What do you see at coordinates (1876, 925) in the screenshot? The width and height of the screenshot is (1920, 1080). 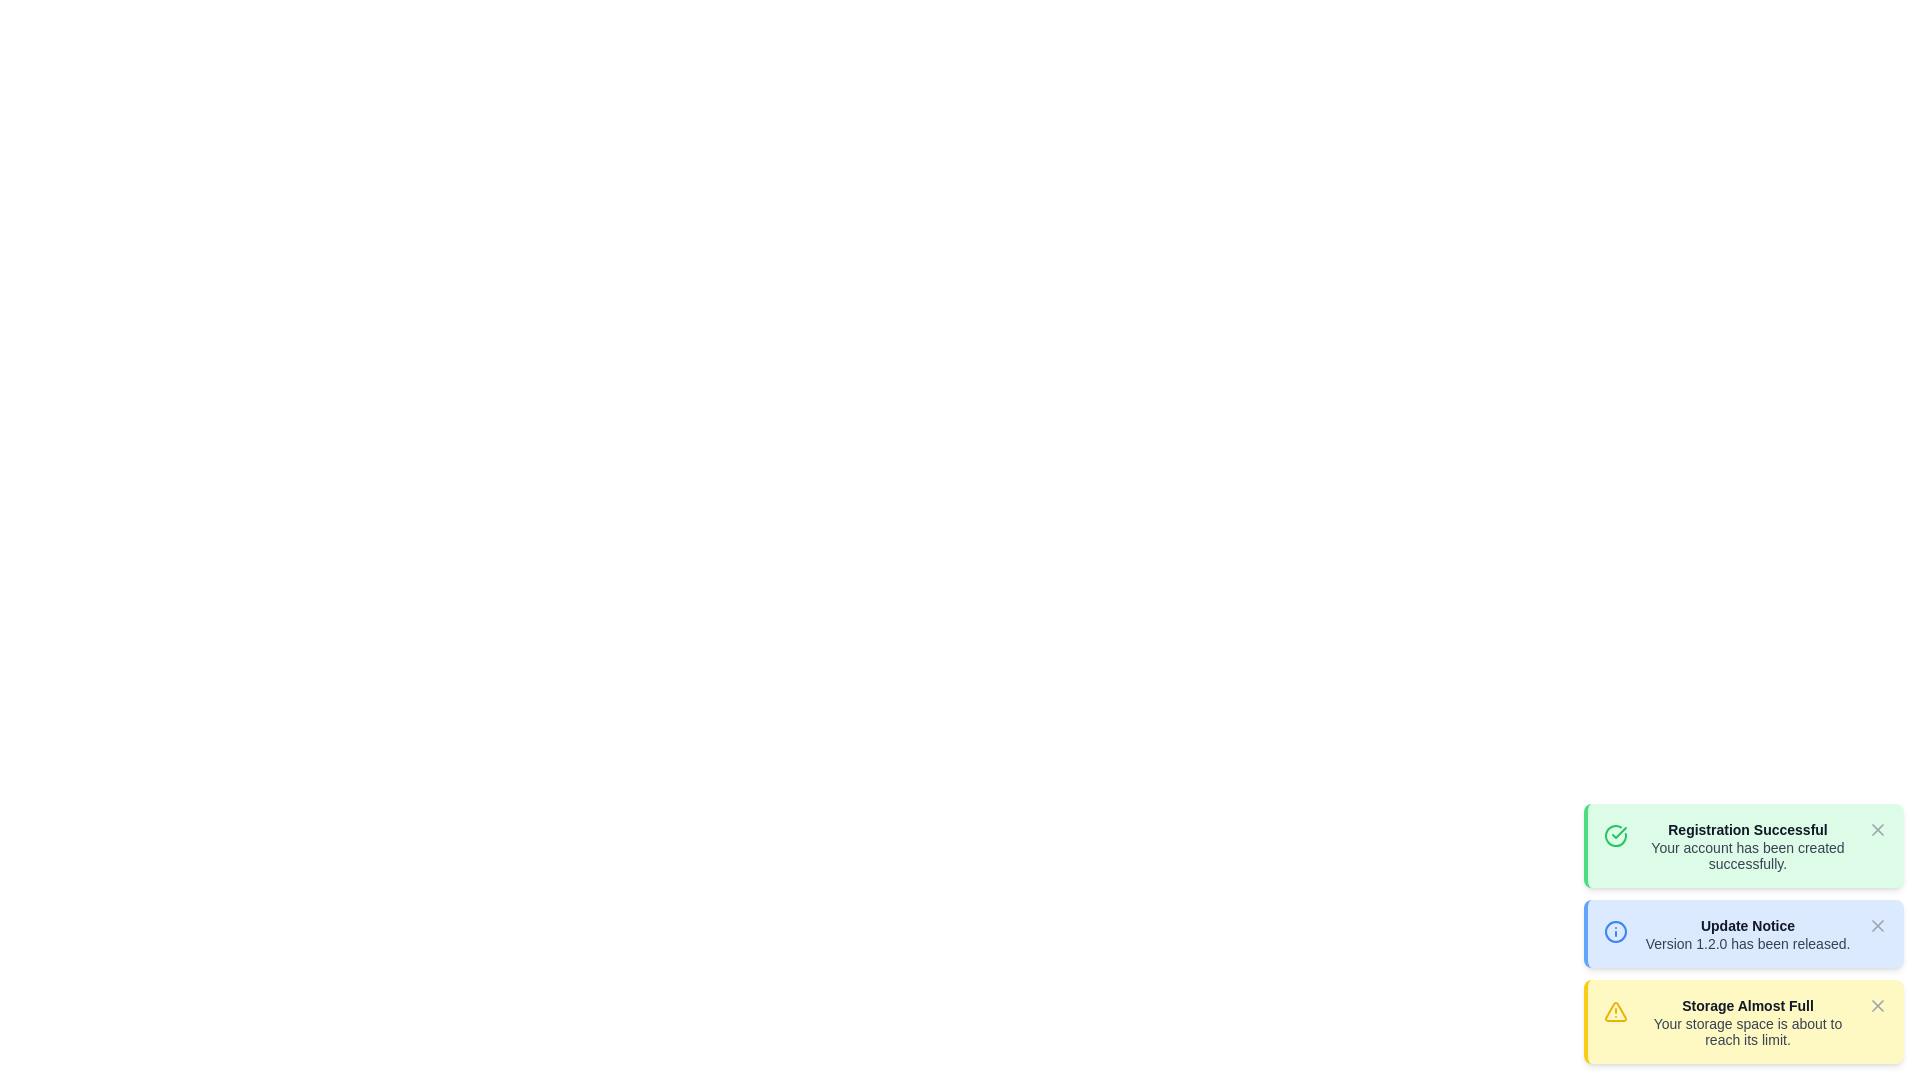 I see `the 'X' icon button in the top-right corner of the notification card to change its color` at bounding box center [1876, 925].